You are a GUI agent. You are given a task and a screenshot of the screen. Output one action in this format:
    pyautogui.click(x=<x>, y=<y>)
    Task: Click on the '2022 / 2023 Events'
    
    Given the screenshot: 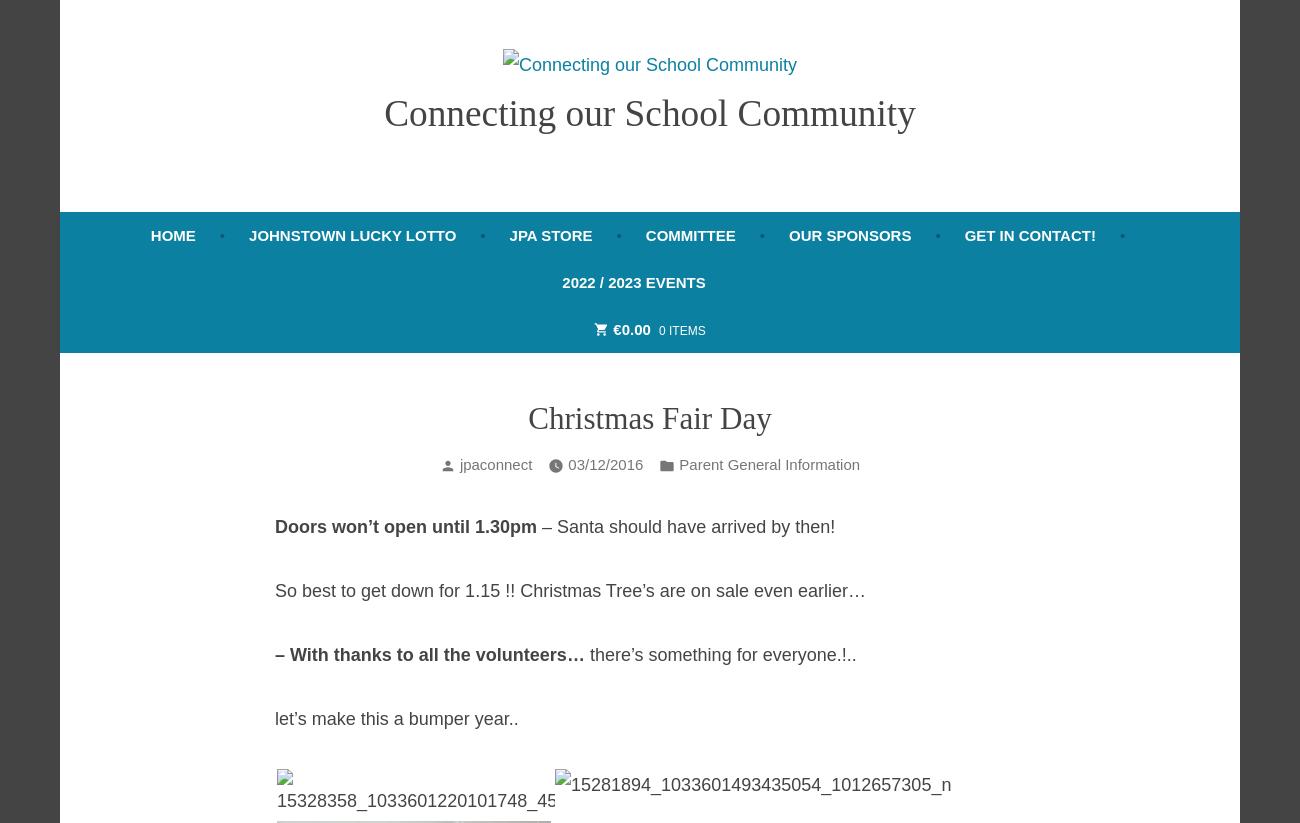 What is the action you would take?
    pyautogui.click(x=633, y=281)
    